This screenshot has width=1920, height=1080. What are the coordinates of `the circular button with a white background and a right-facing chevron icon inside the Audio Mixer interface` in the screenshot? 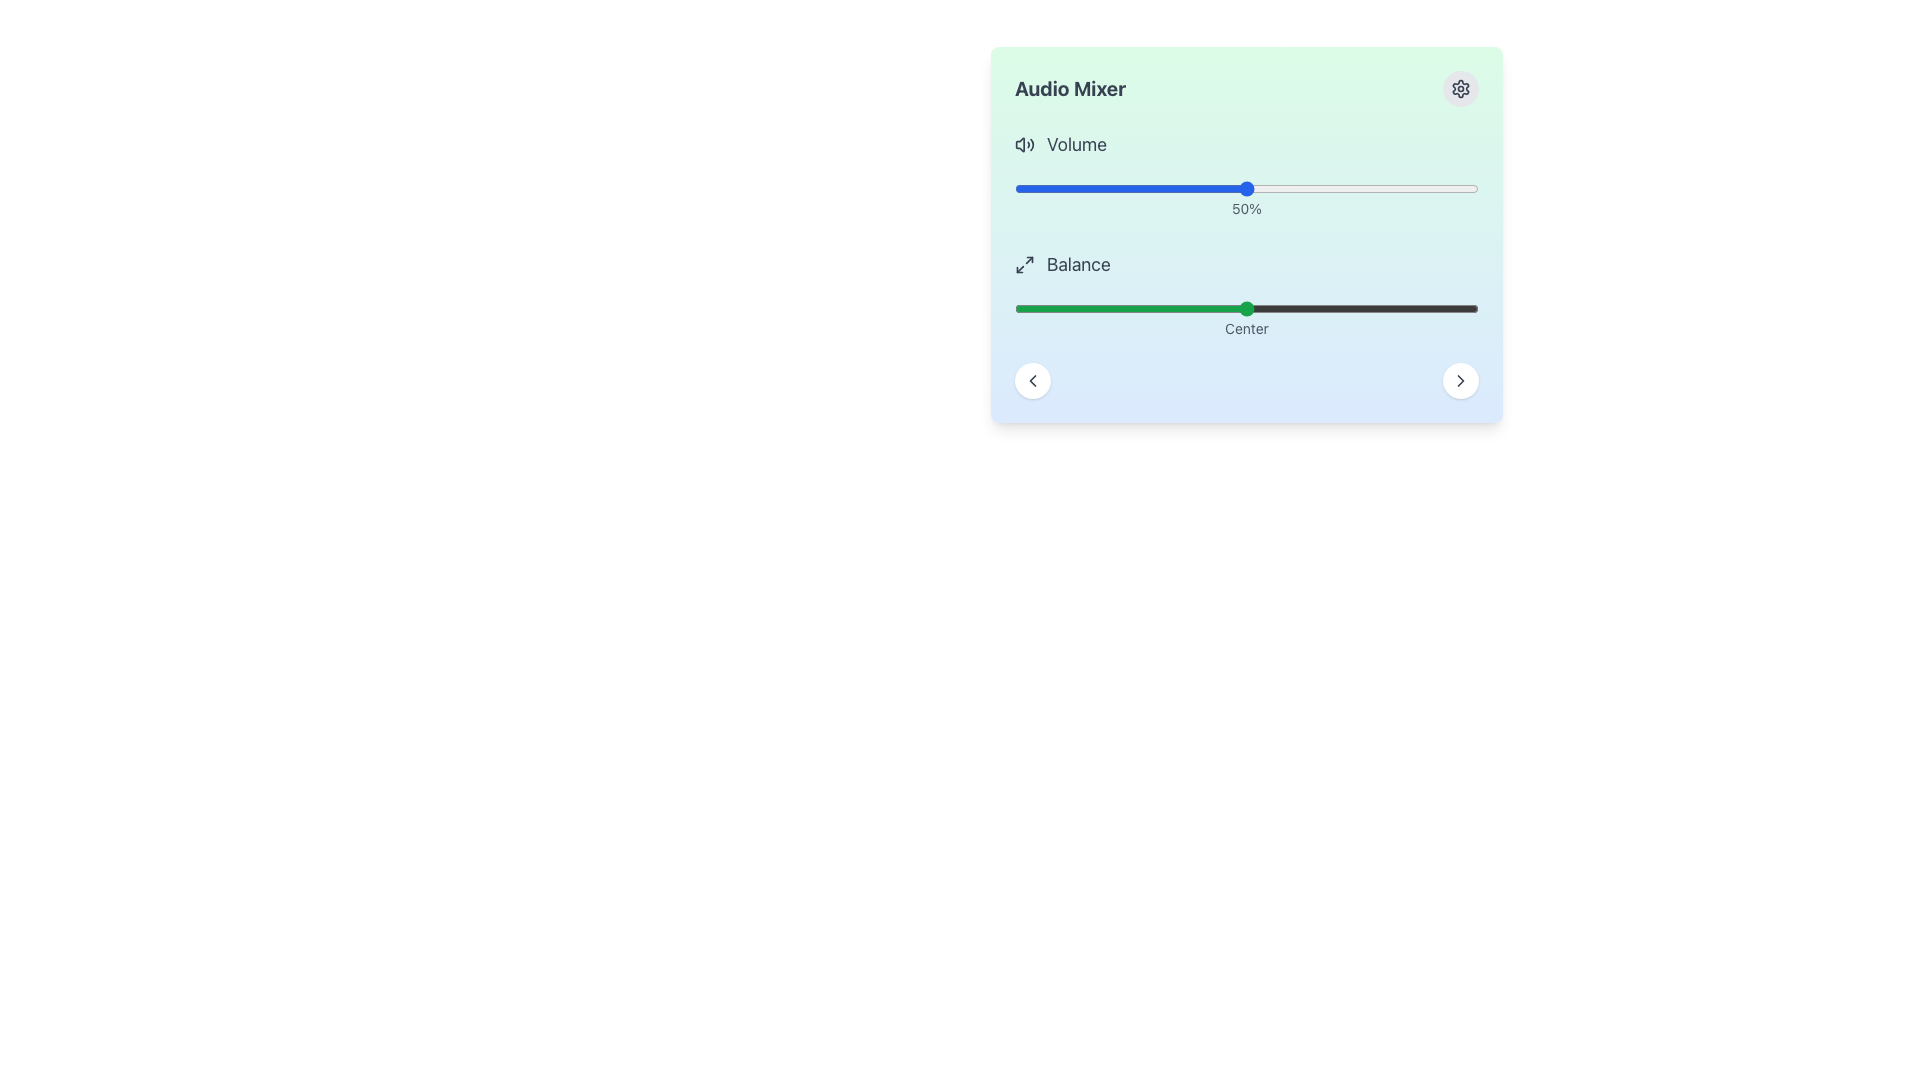 It's located at (1460, 381).